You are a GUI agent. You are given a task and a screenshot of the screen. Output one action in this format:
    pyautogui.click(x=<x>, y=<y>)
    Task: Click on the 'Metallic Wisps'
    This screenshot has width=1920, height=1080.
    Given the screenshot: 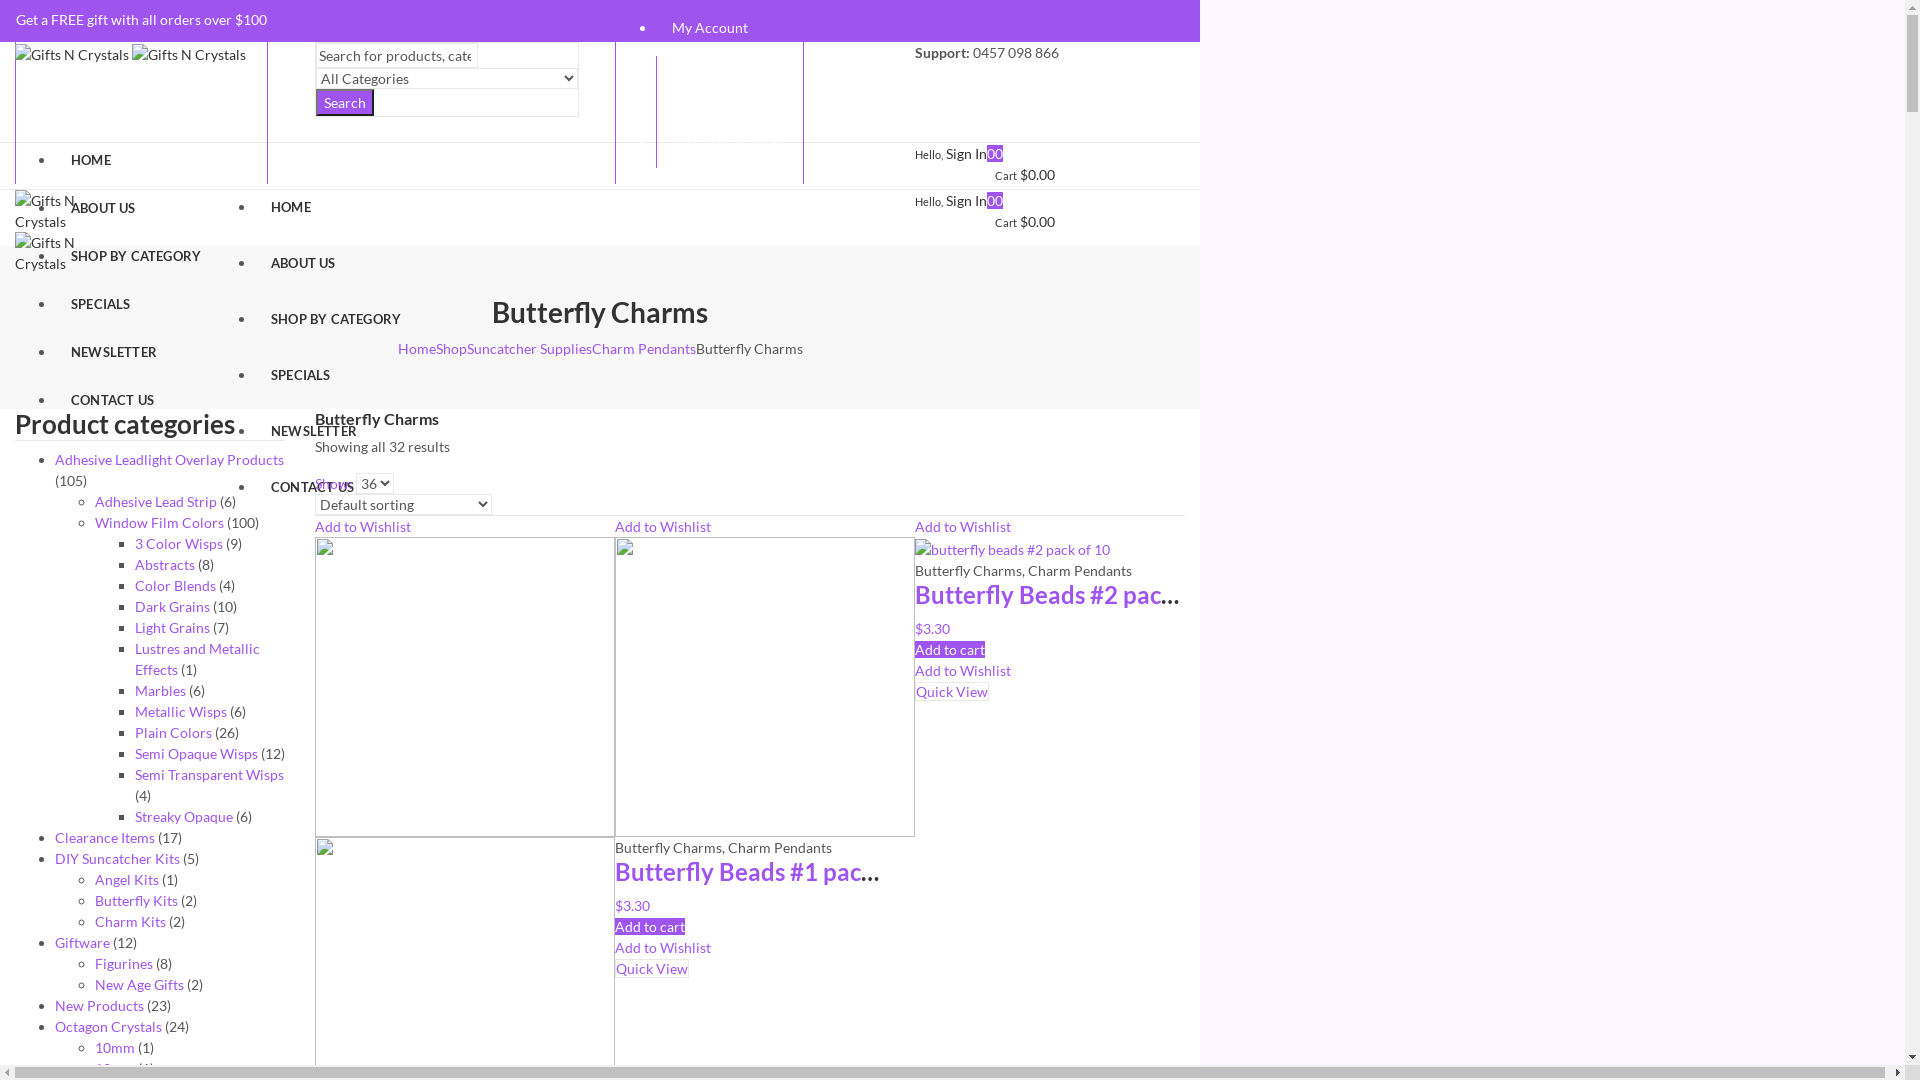 What is the action you would take?
    pyautogui.click(x=181, y=710)
    